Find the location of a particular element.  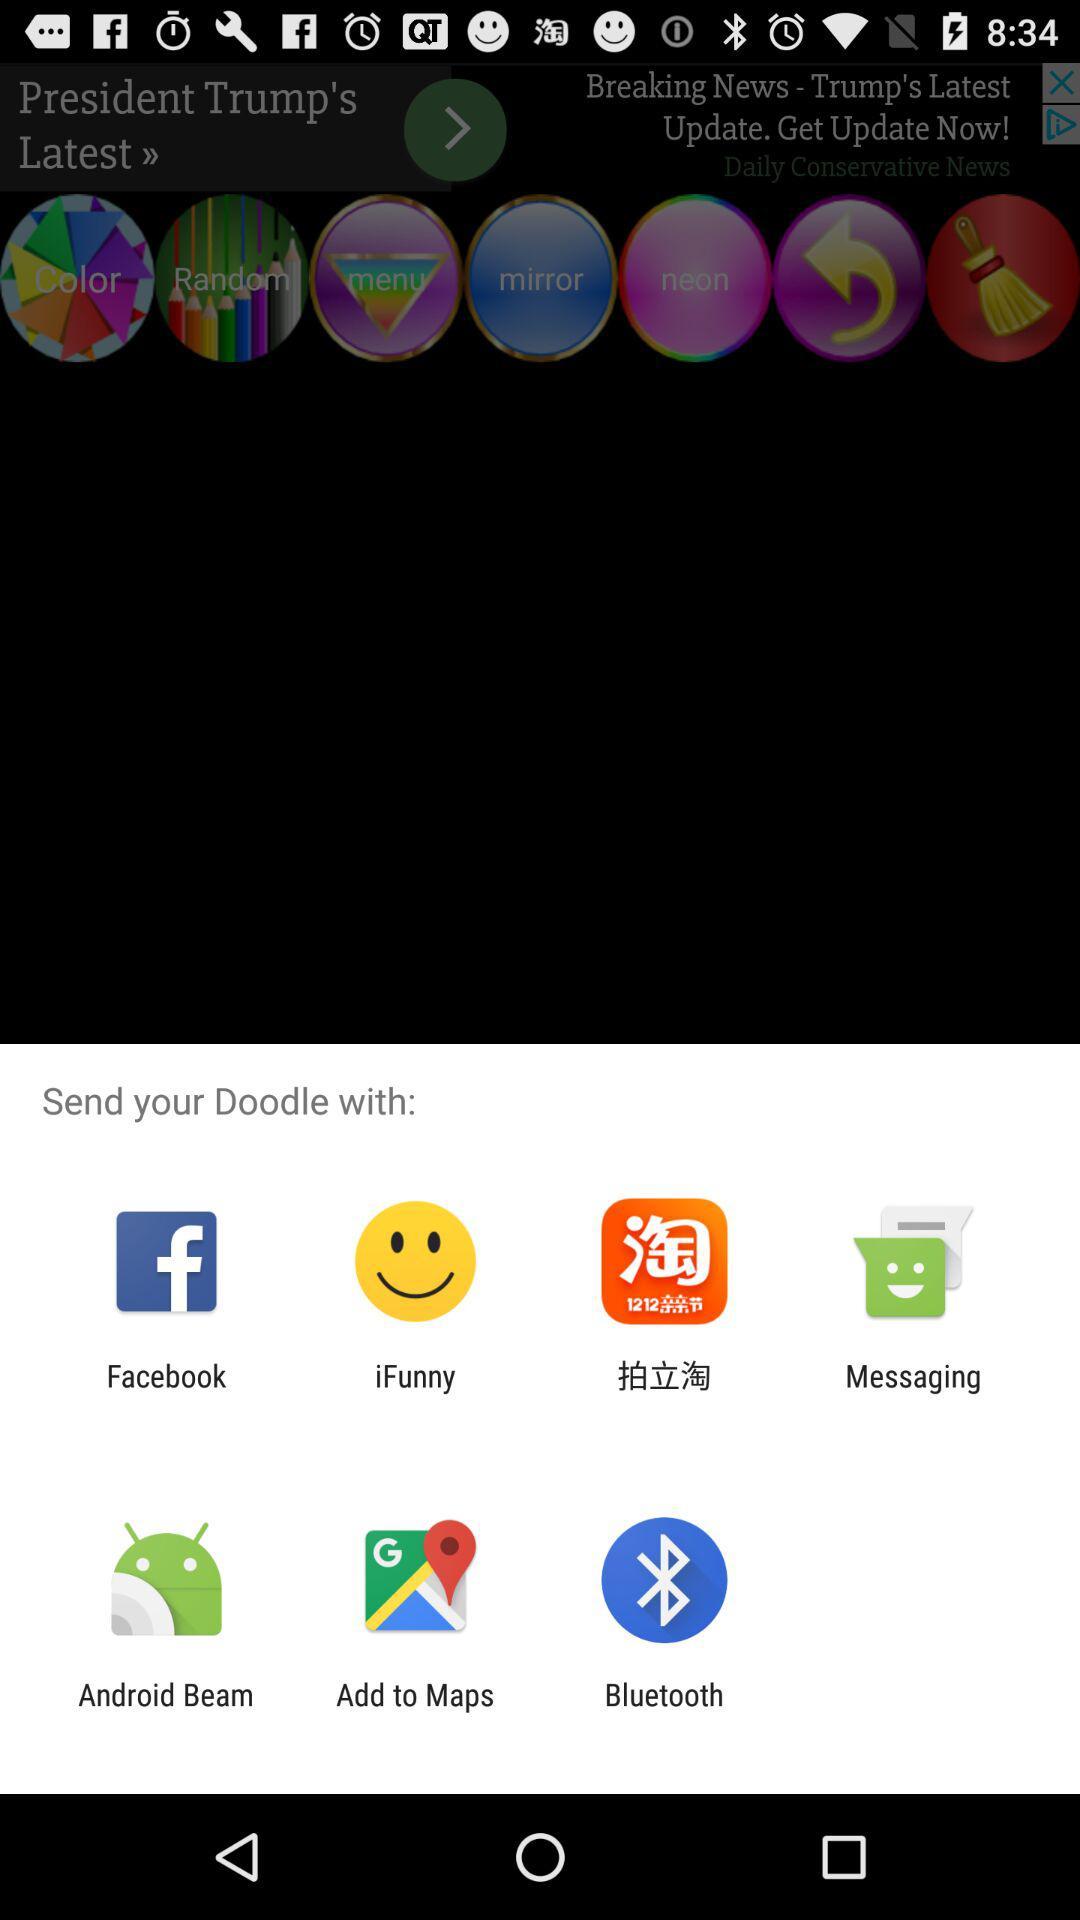

the item to the left of the add to maps is located at coordinates (165, 1711).